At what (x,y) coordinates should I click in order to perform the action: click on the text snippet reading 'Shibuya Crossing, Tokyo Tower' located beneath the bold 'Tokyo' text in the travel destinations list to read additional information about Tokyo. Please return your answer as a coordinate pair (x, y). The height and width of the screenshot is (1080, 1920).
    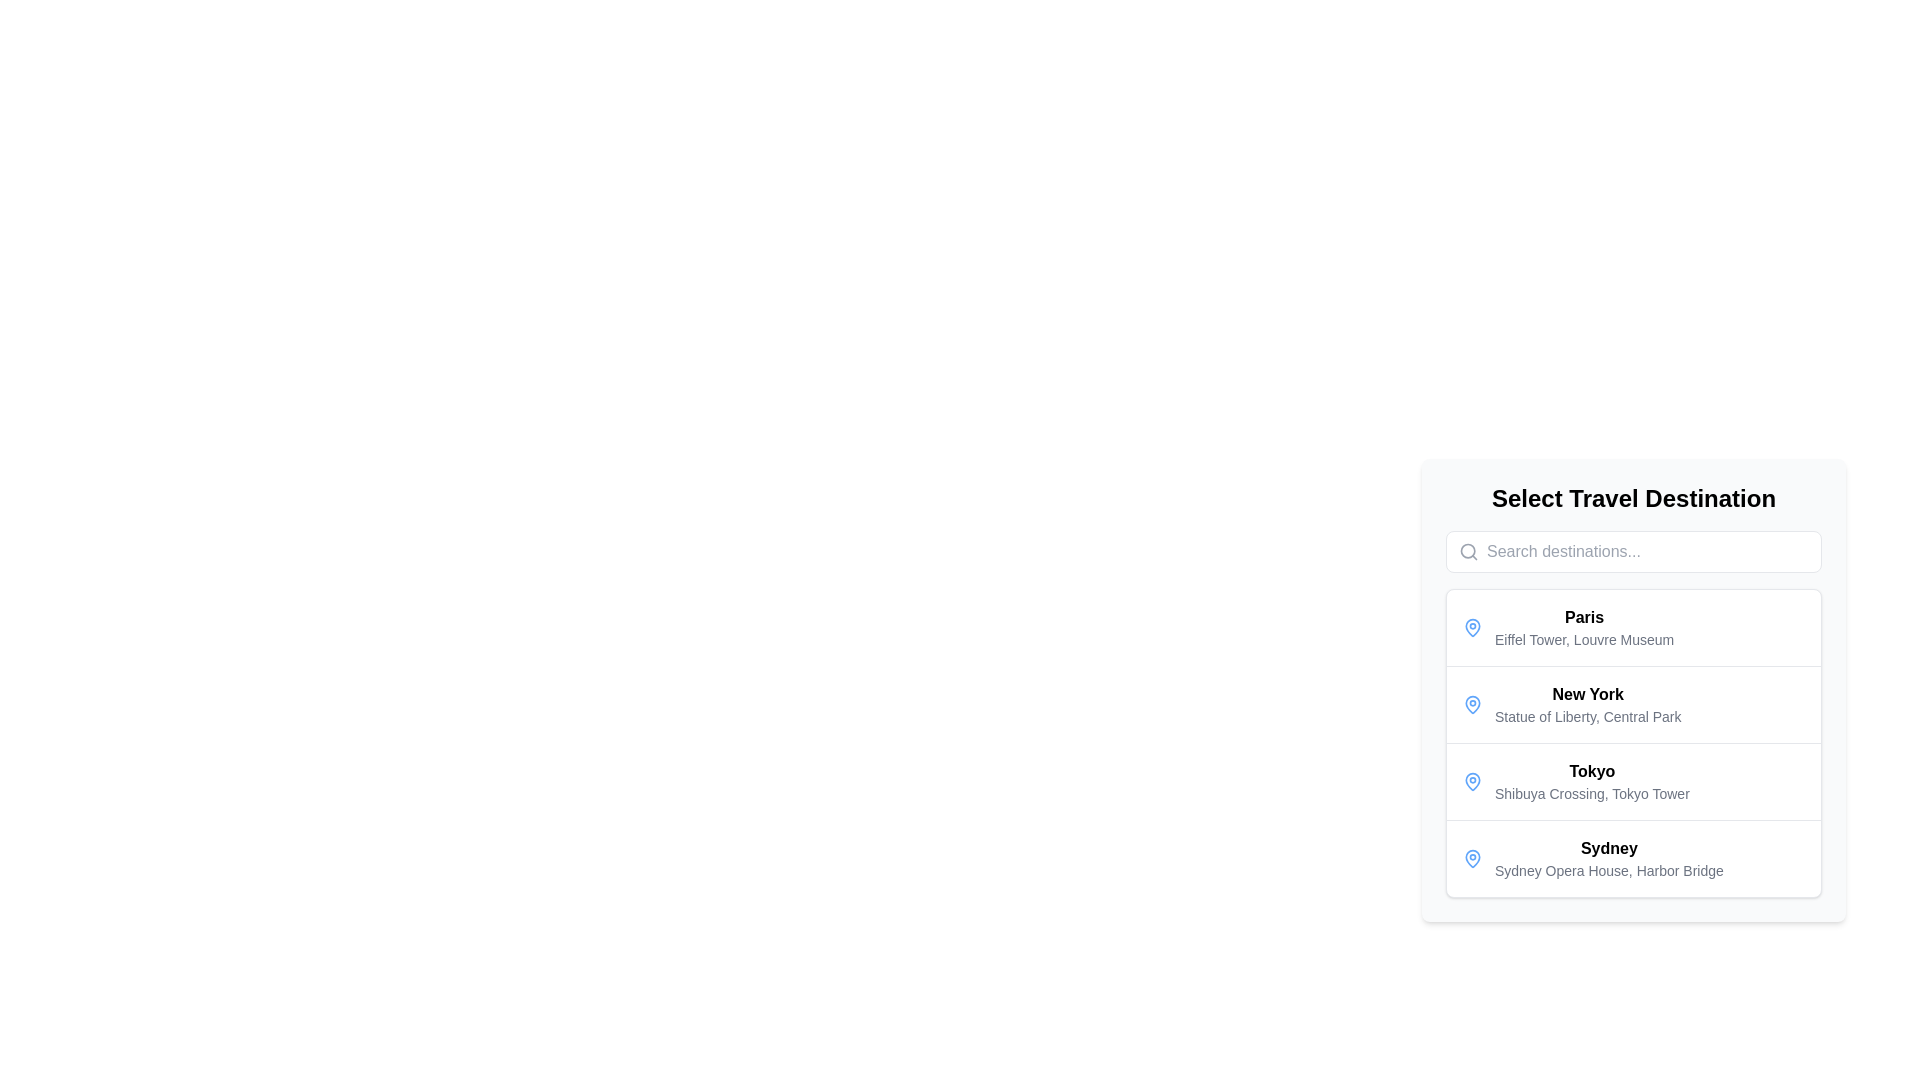
    Looking at the image, I should click on (1591, 793).